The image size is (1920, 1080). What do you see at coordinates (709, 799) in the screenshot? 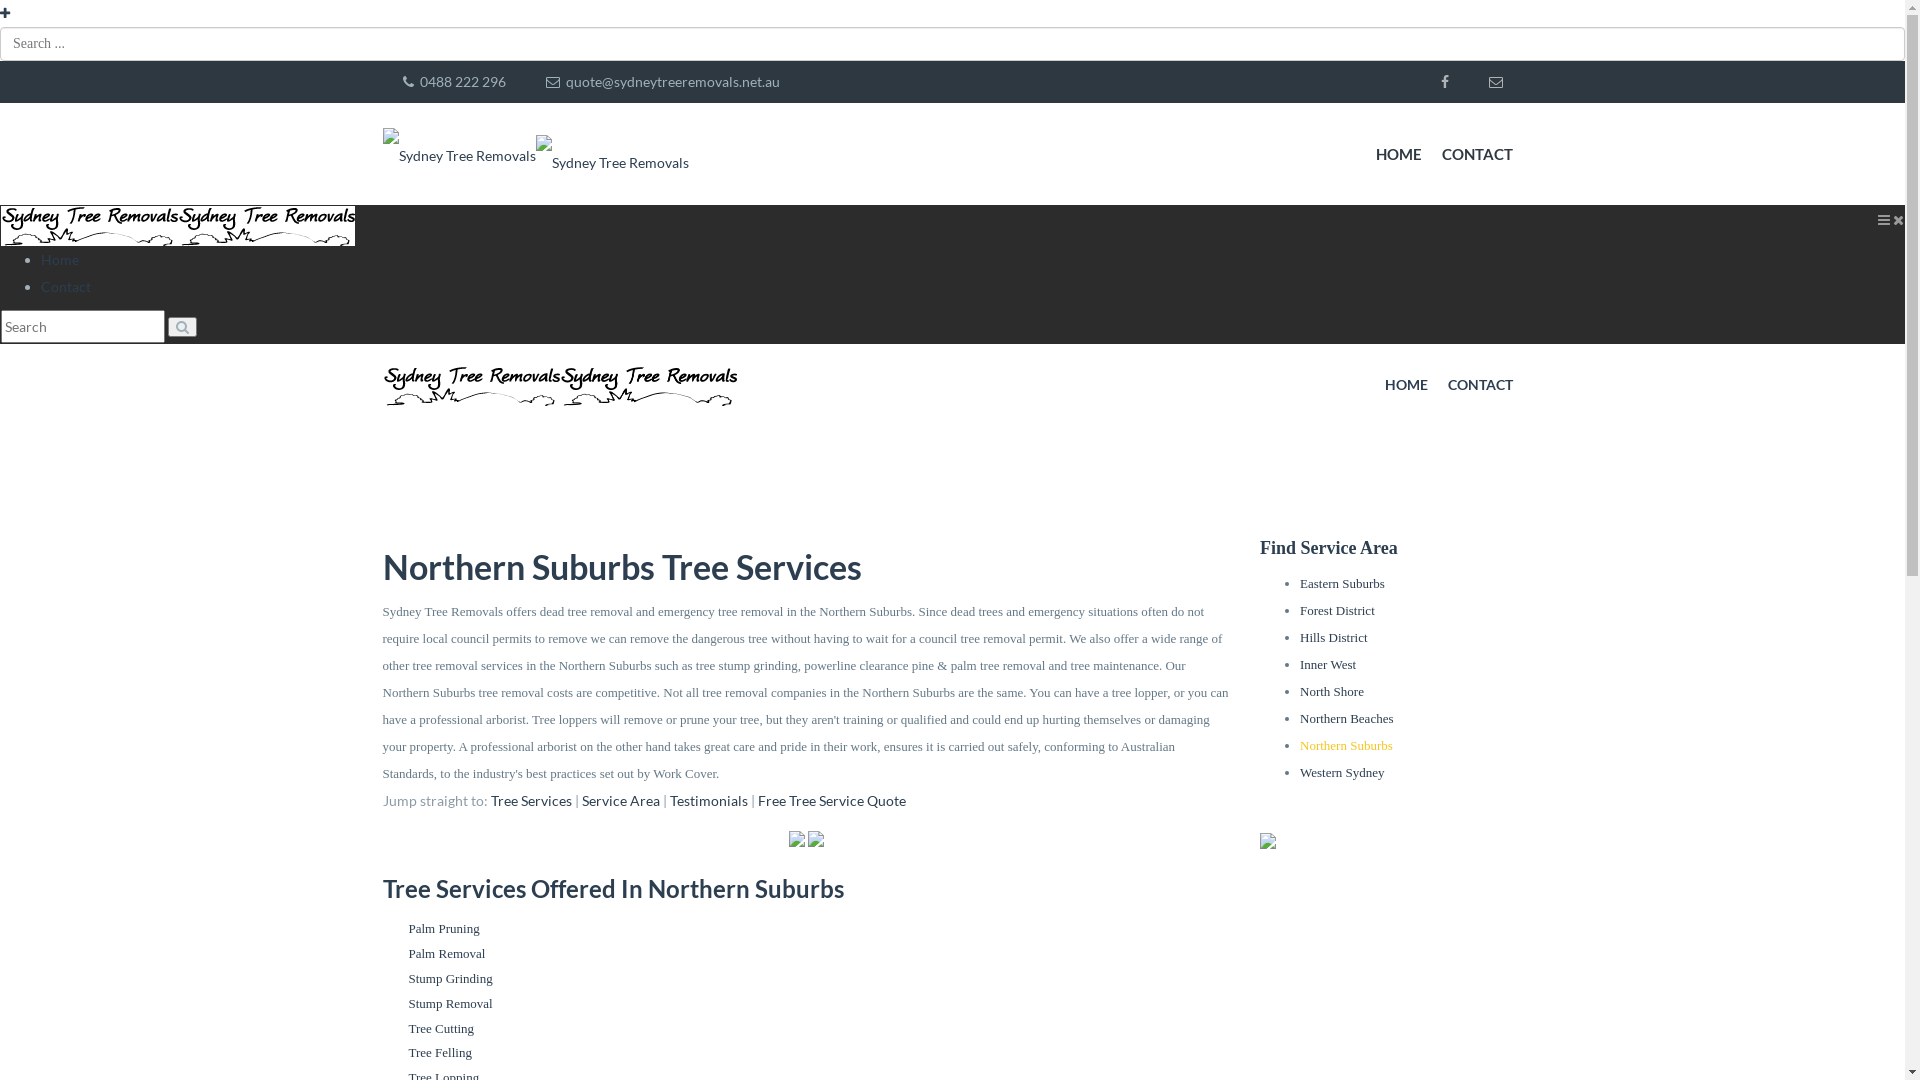
I see `'Testimonials'` at bounding box center [709, 799].